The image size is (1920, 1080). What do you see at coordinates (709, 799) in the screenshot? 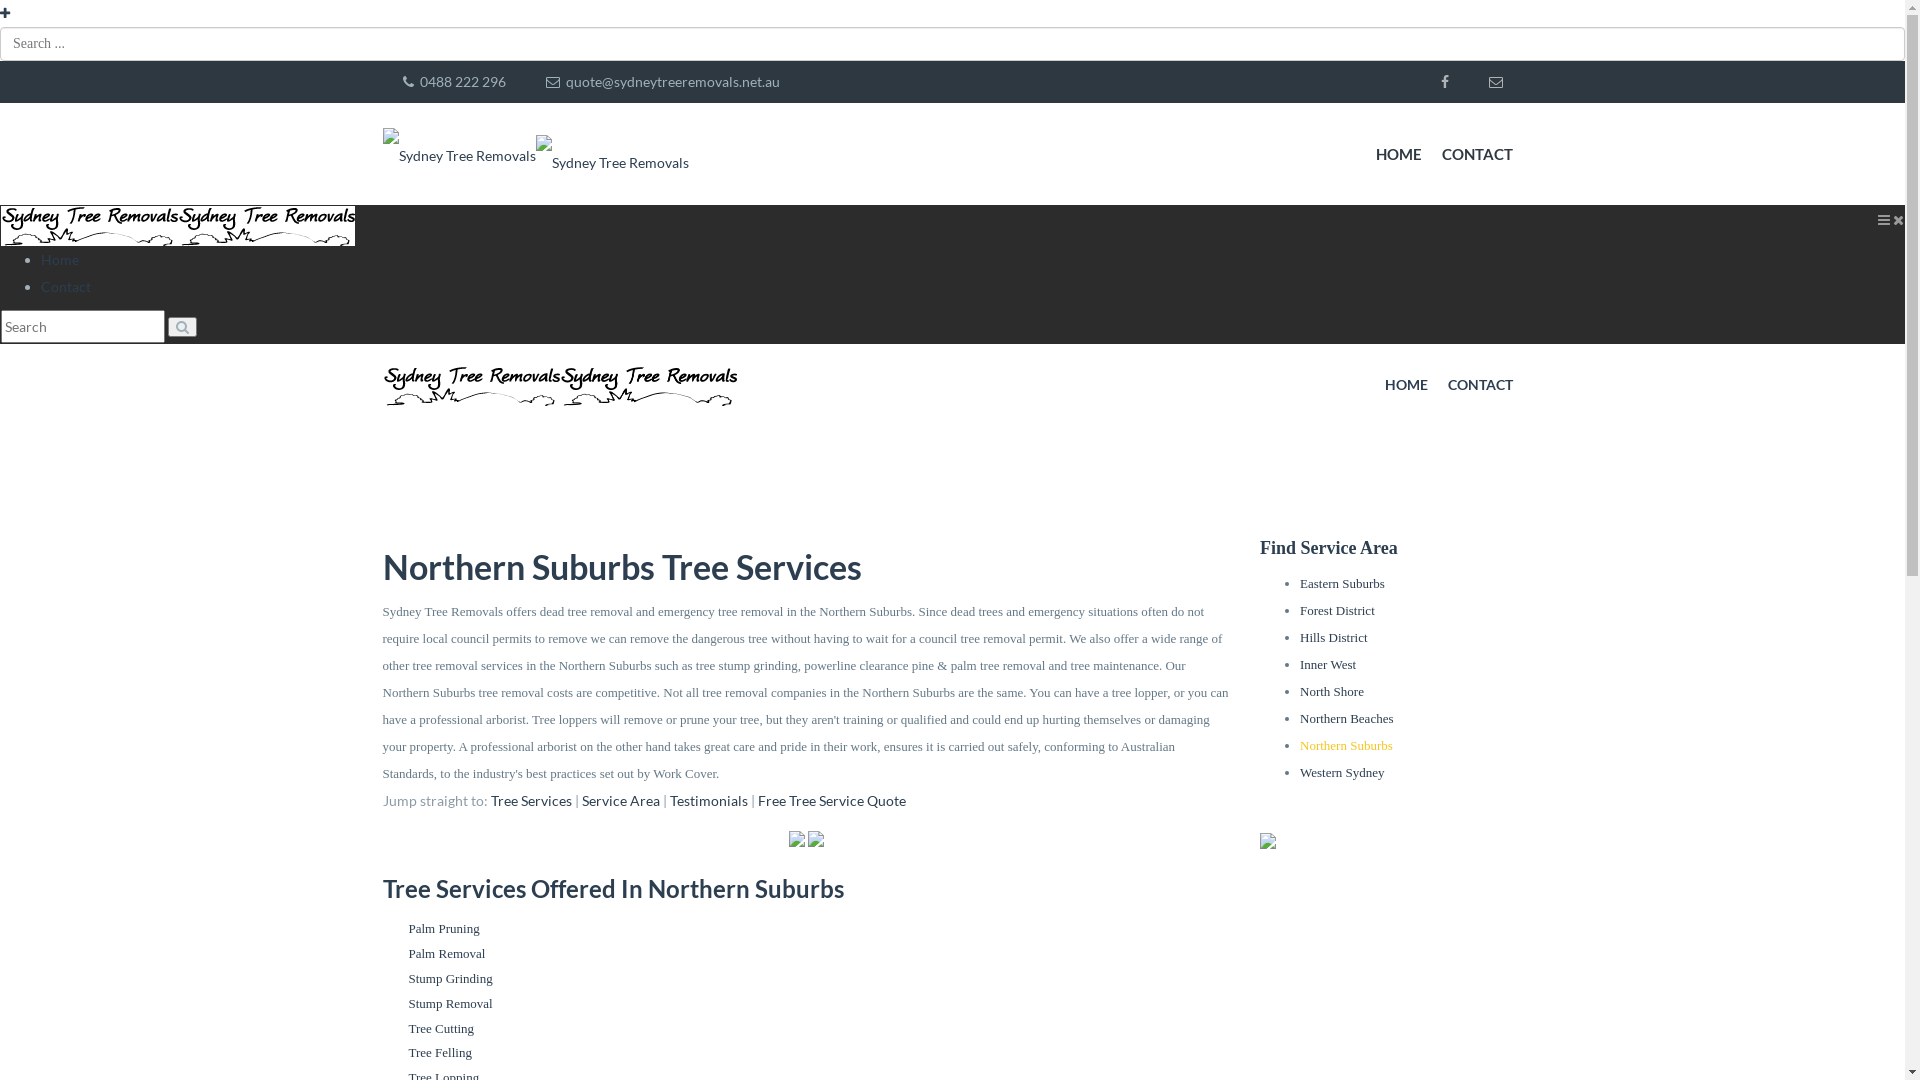
I see `'Testimonials'` at bounding box center [709, 799].